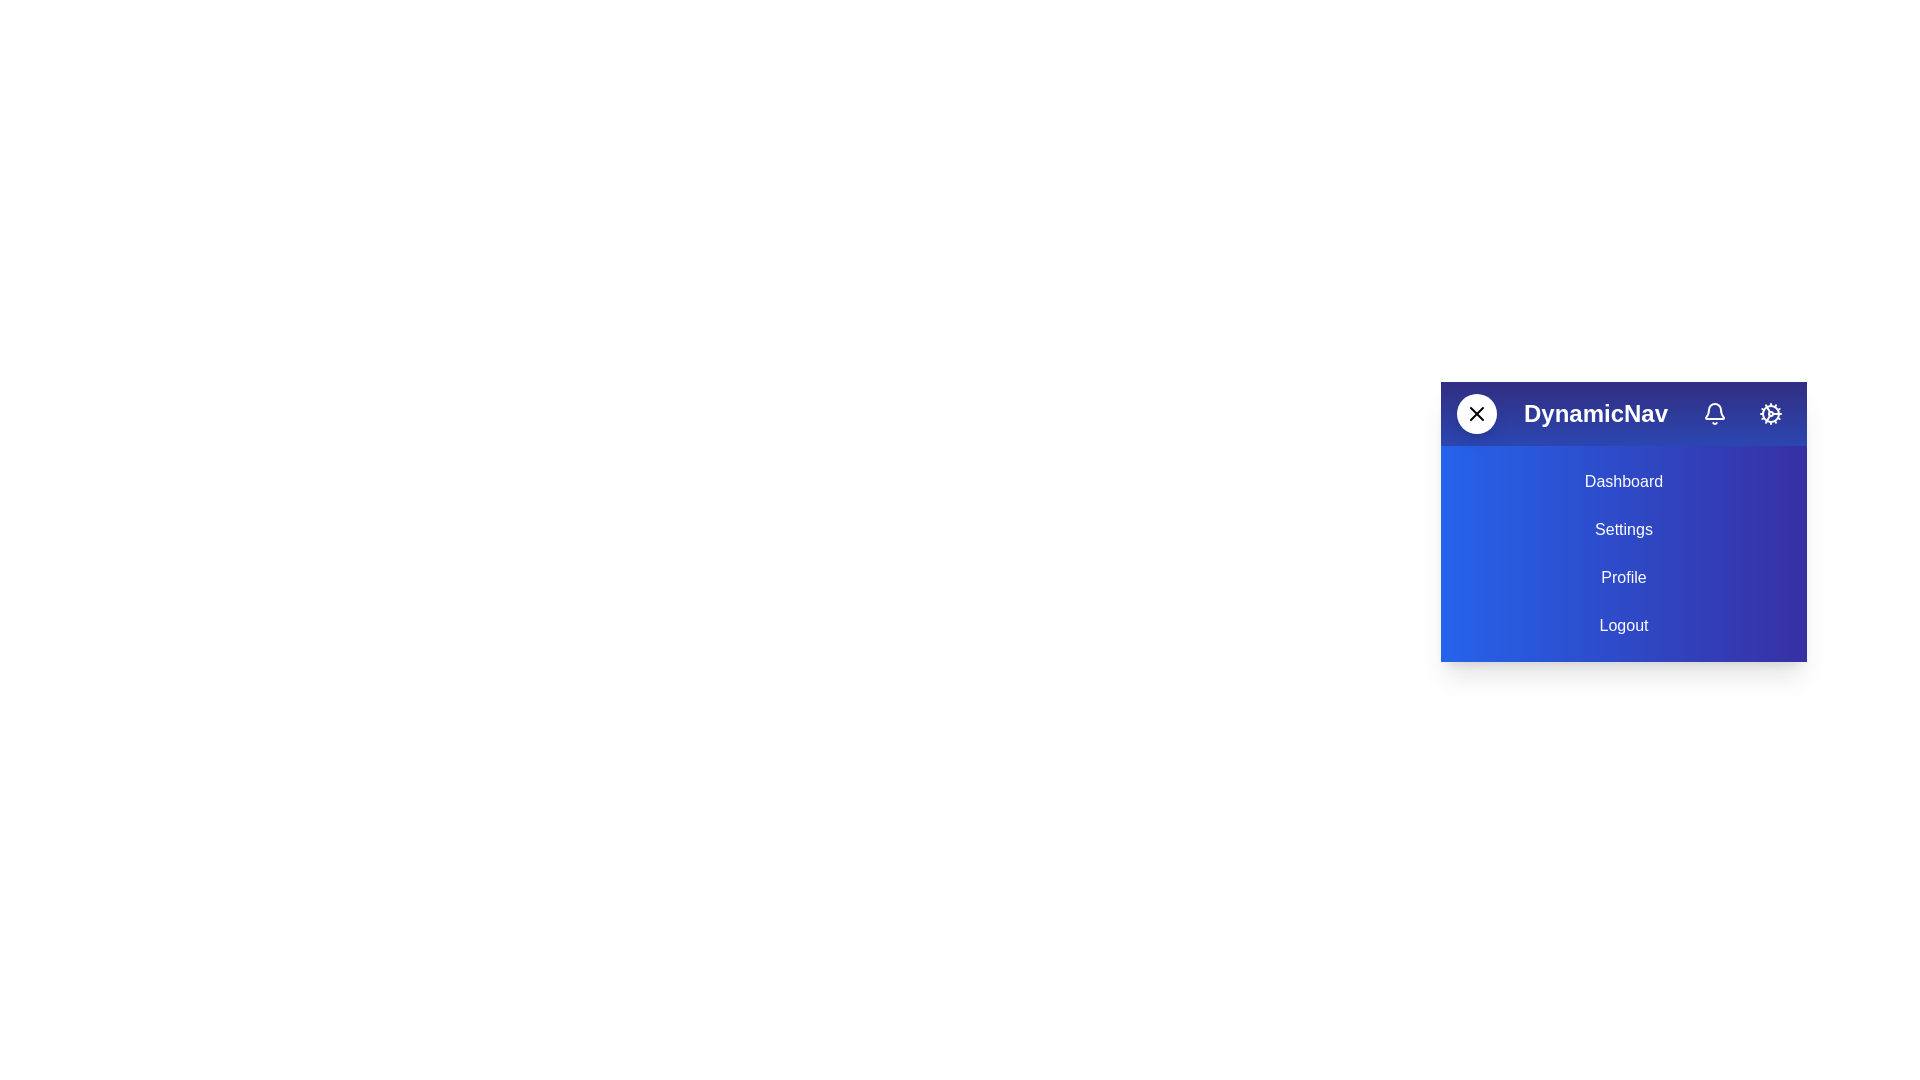 The image size is (1920, 1080). I want to click on the button to toggle the menu visibility, so click(1477, 412).